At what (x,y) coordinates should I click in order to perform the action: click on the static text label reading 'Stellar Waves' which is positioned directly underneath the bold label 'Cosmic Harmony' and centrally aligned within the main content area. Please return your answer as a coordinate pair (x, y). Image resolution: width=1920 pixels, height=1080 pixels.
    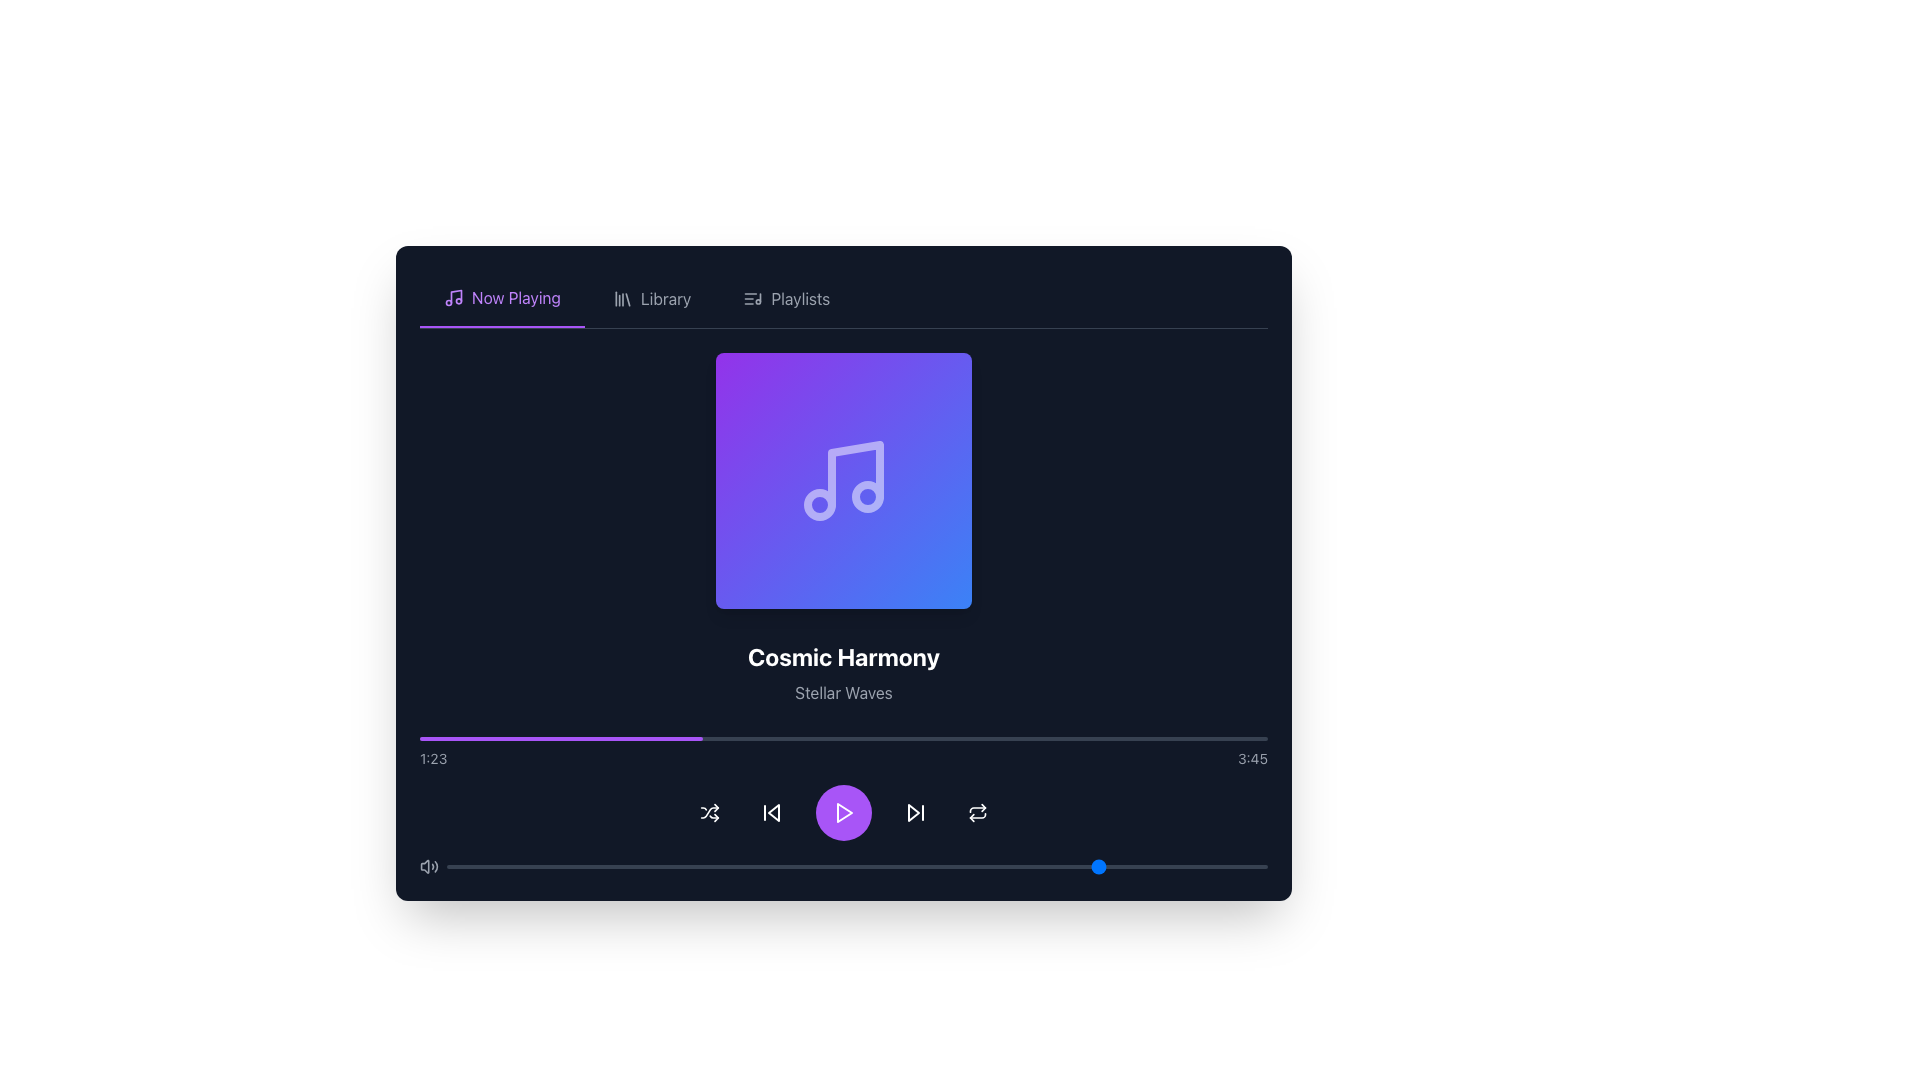
    Looking at the image, I should click on (844, 692).